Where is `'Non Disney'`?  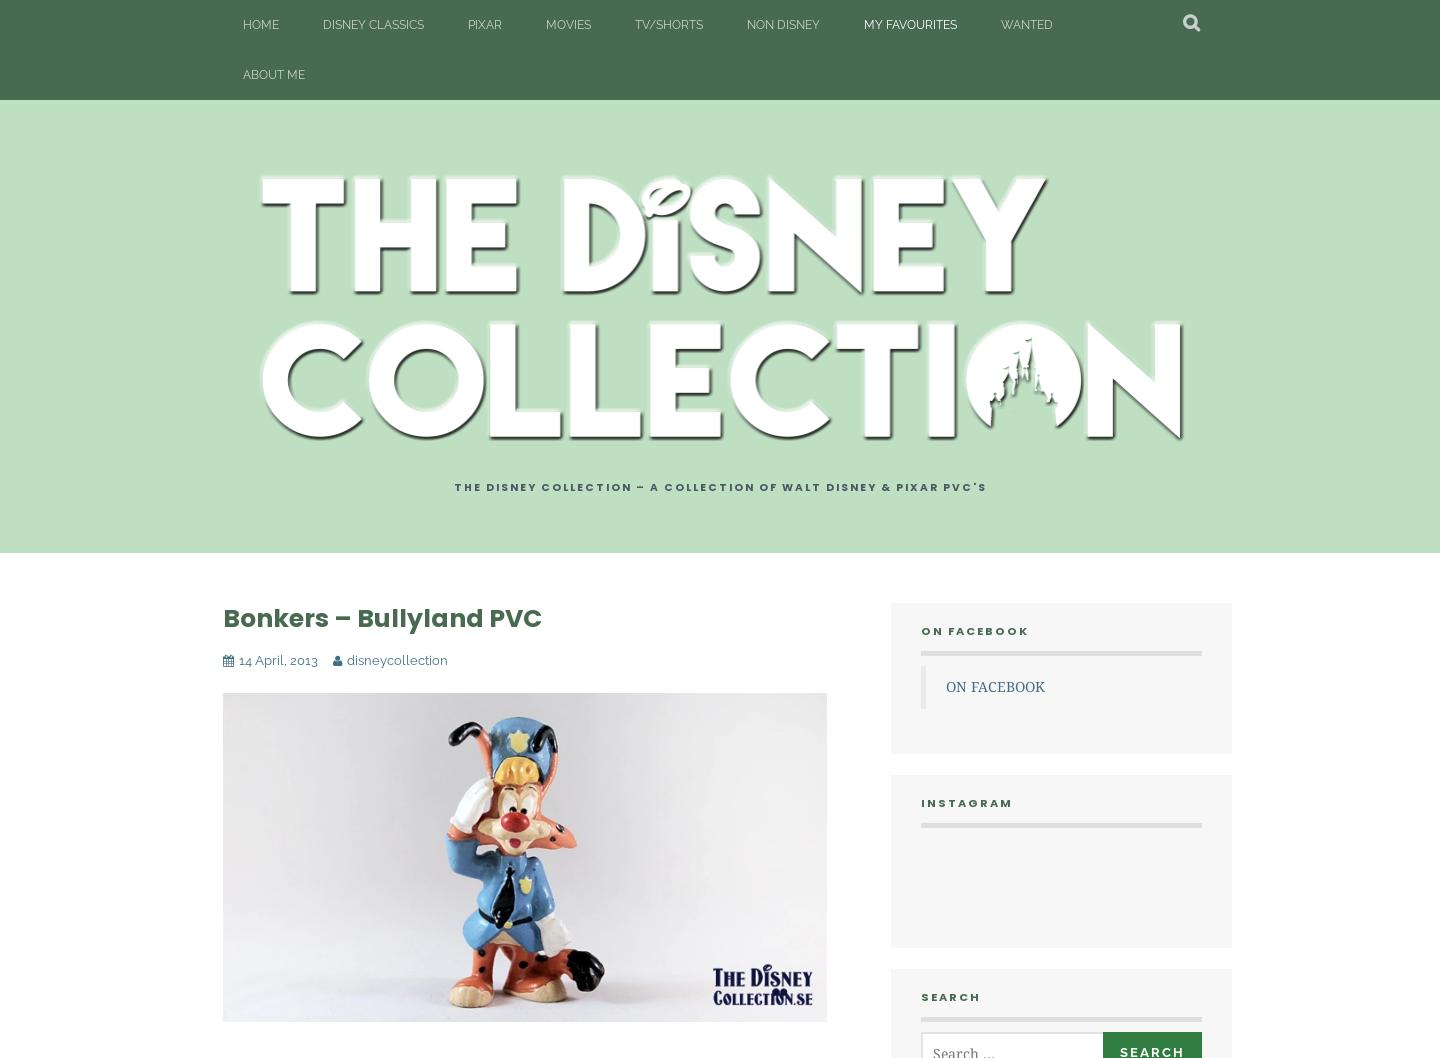 'Non Disney' is located at coordinates (783, 24).